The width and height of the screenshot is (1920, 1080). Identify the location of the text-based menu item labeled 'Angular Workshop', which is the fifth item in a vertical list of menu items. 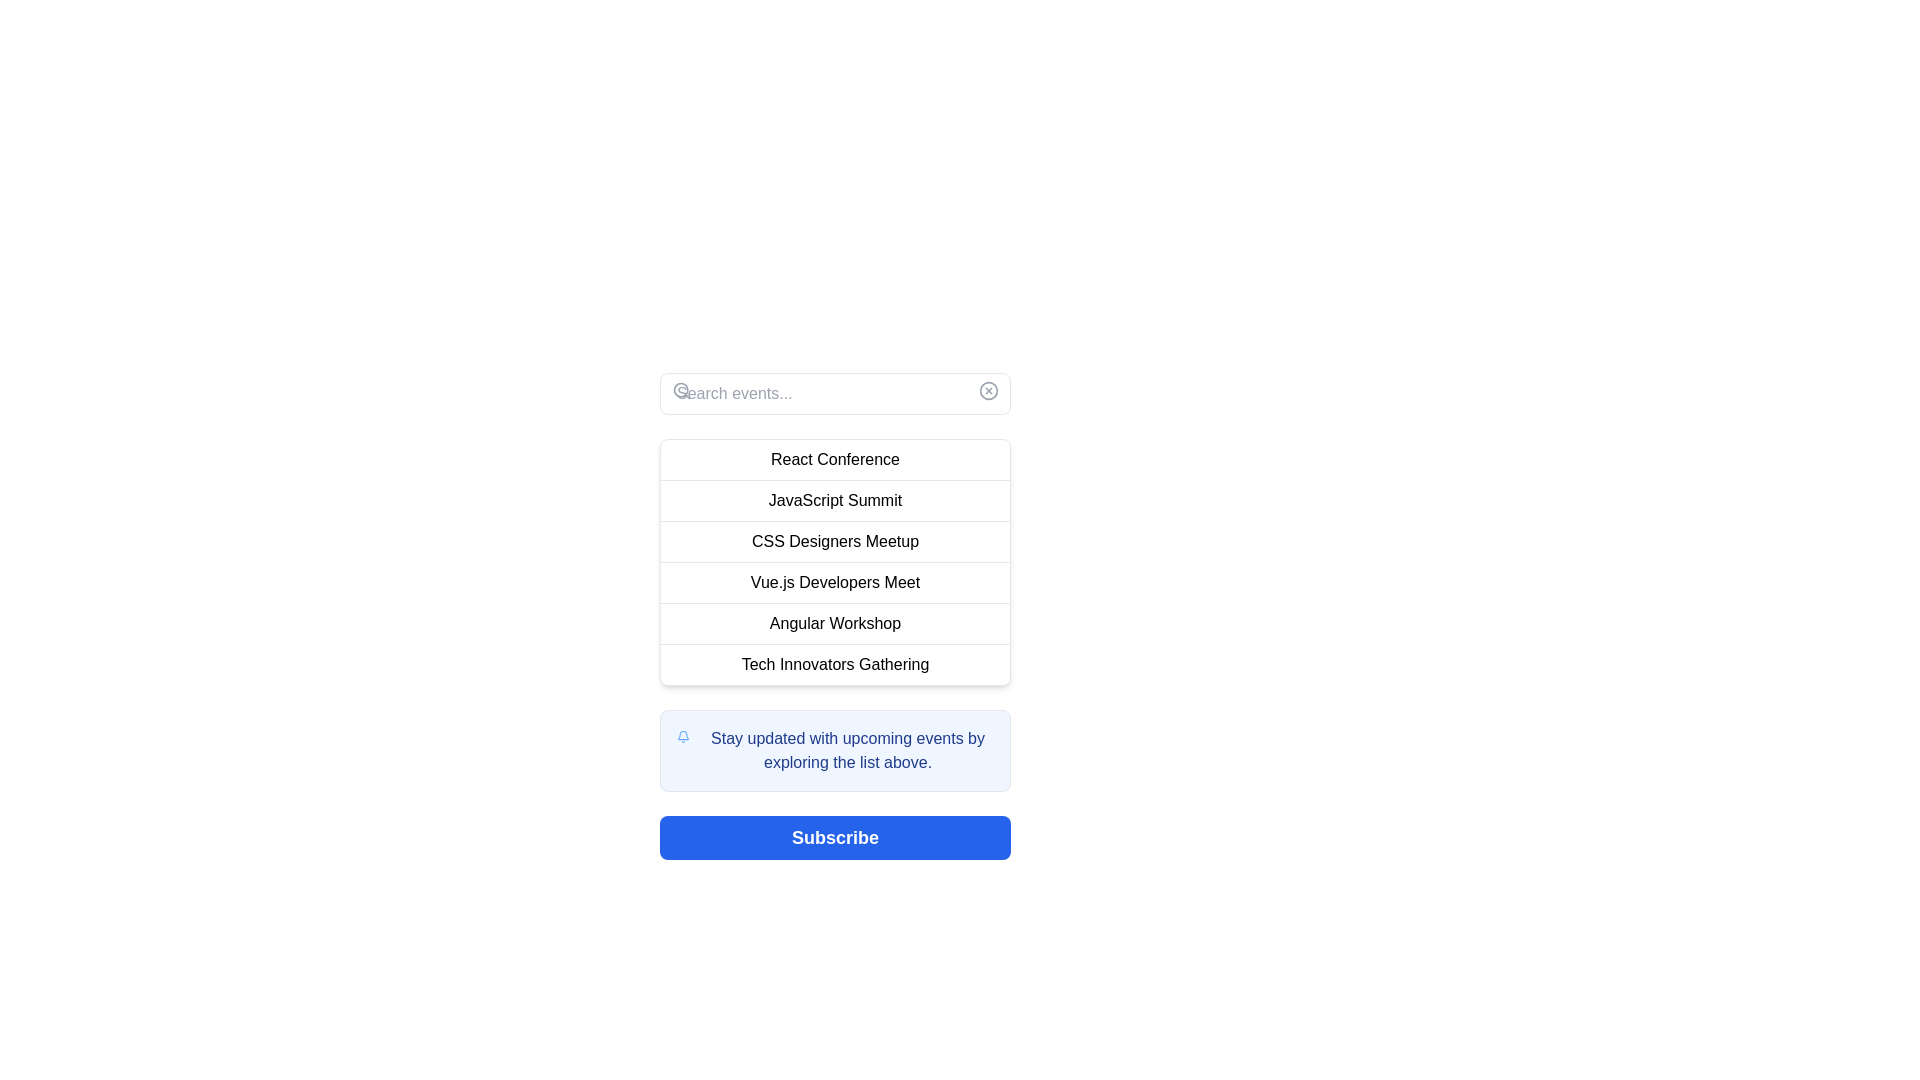
(835, 622).